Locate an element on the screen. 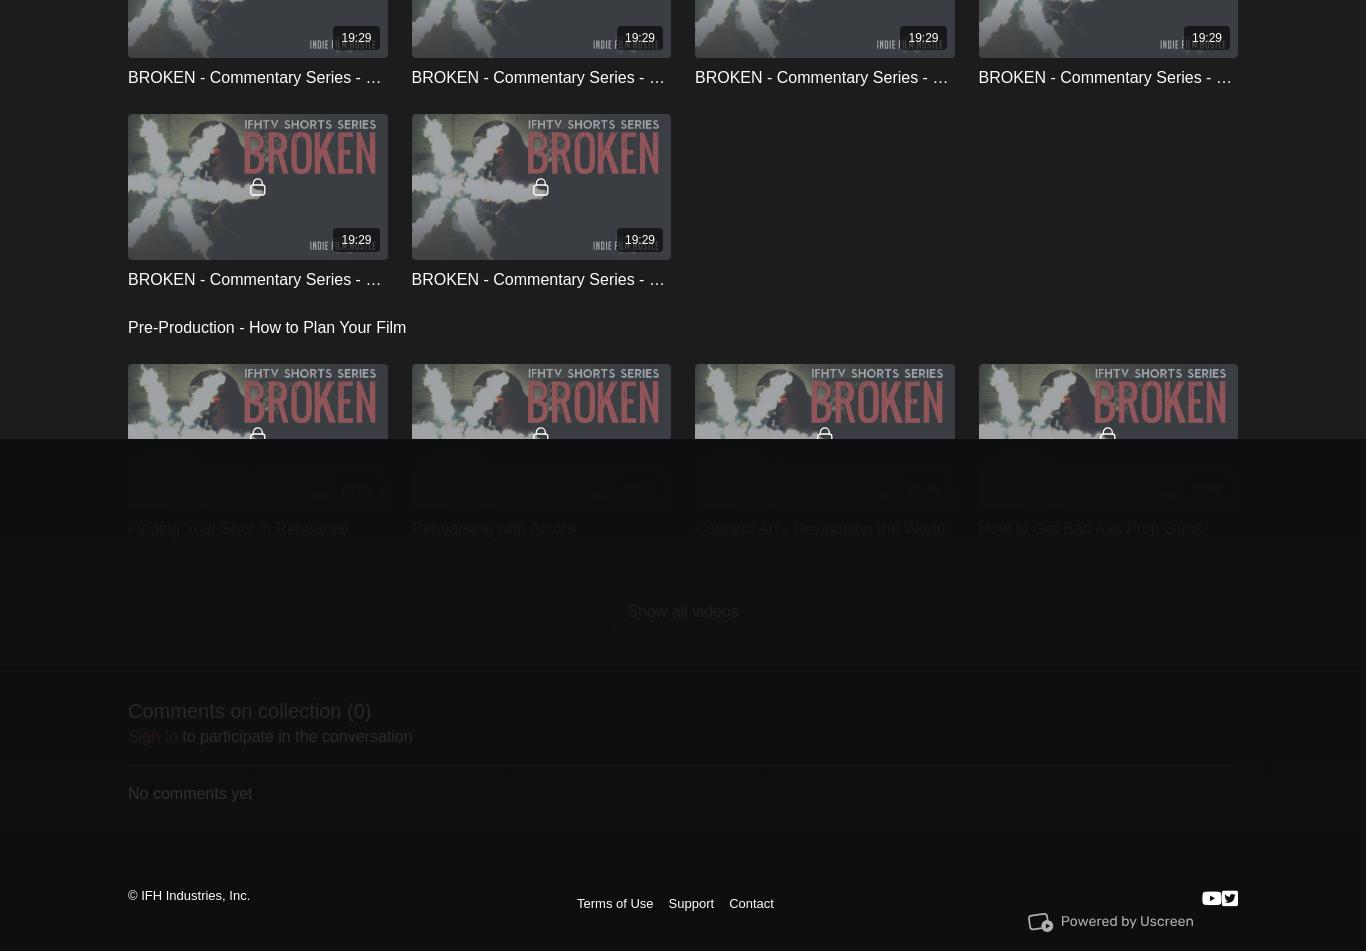 Image resolution: width=1366 pixels, height=951 pixels. 'No comments yet' is located at coordinates (126, 791).